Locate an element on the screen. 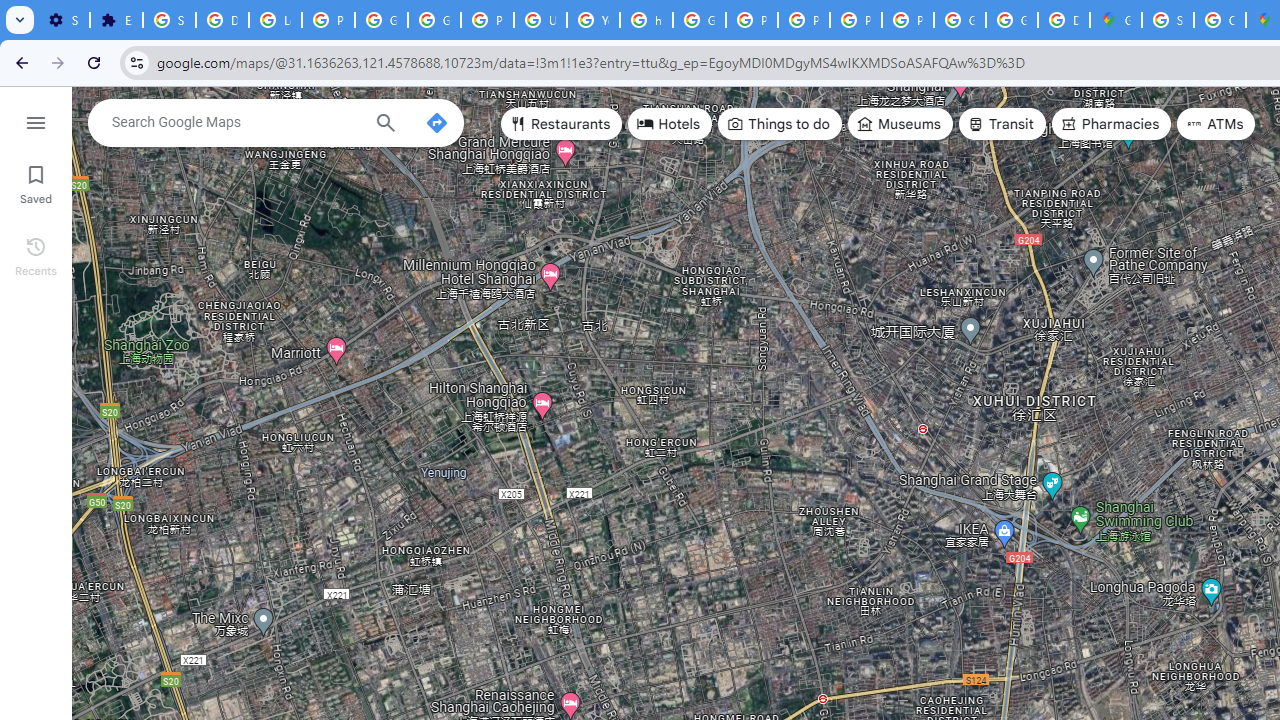 The image size is (1280, 720). 'Museums' is located at coordinates (899, 124).